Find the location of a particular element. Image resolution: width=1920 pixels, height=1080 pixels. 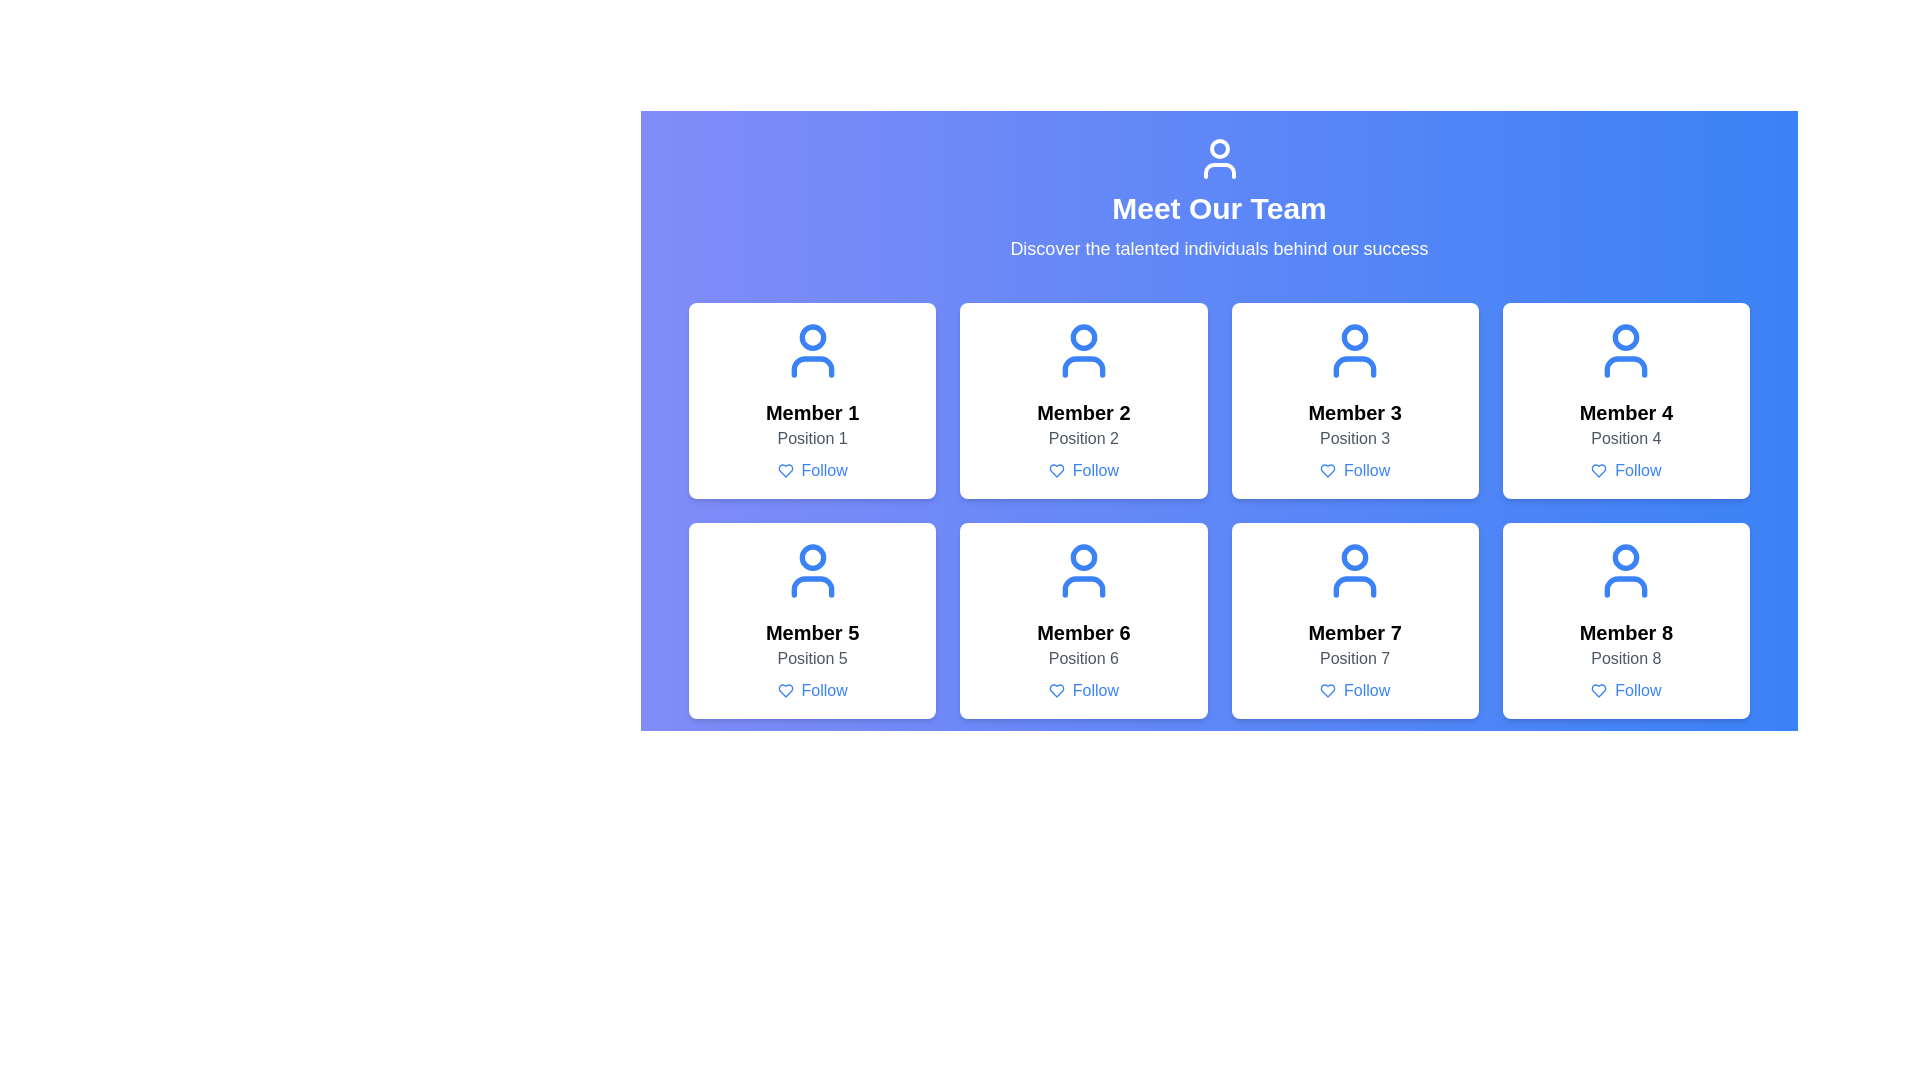

the card UI element displaying information about 'Member 3', located in the third column and first row of the grid is located at coordinates (1355, 401).